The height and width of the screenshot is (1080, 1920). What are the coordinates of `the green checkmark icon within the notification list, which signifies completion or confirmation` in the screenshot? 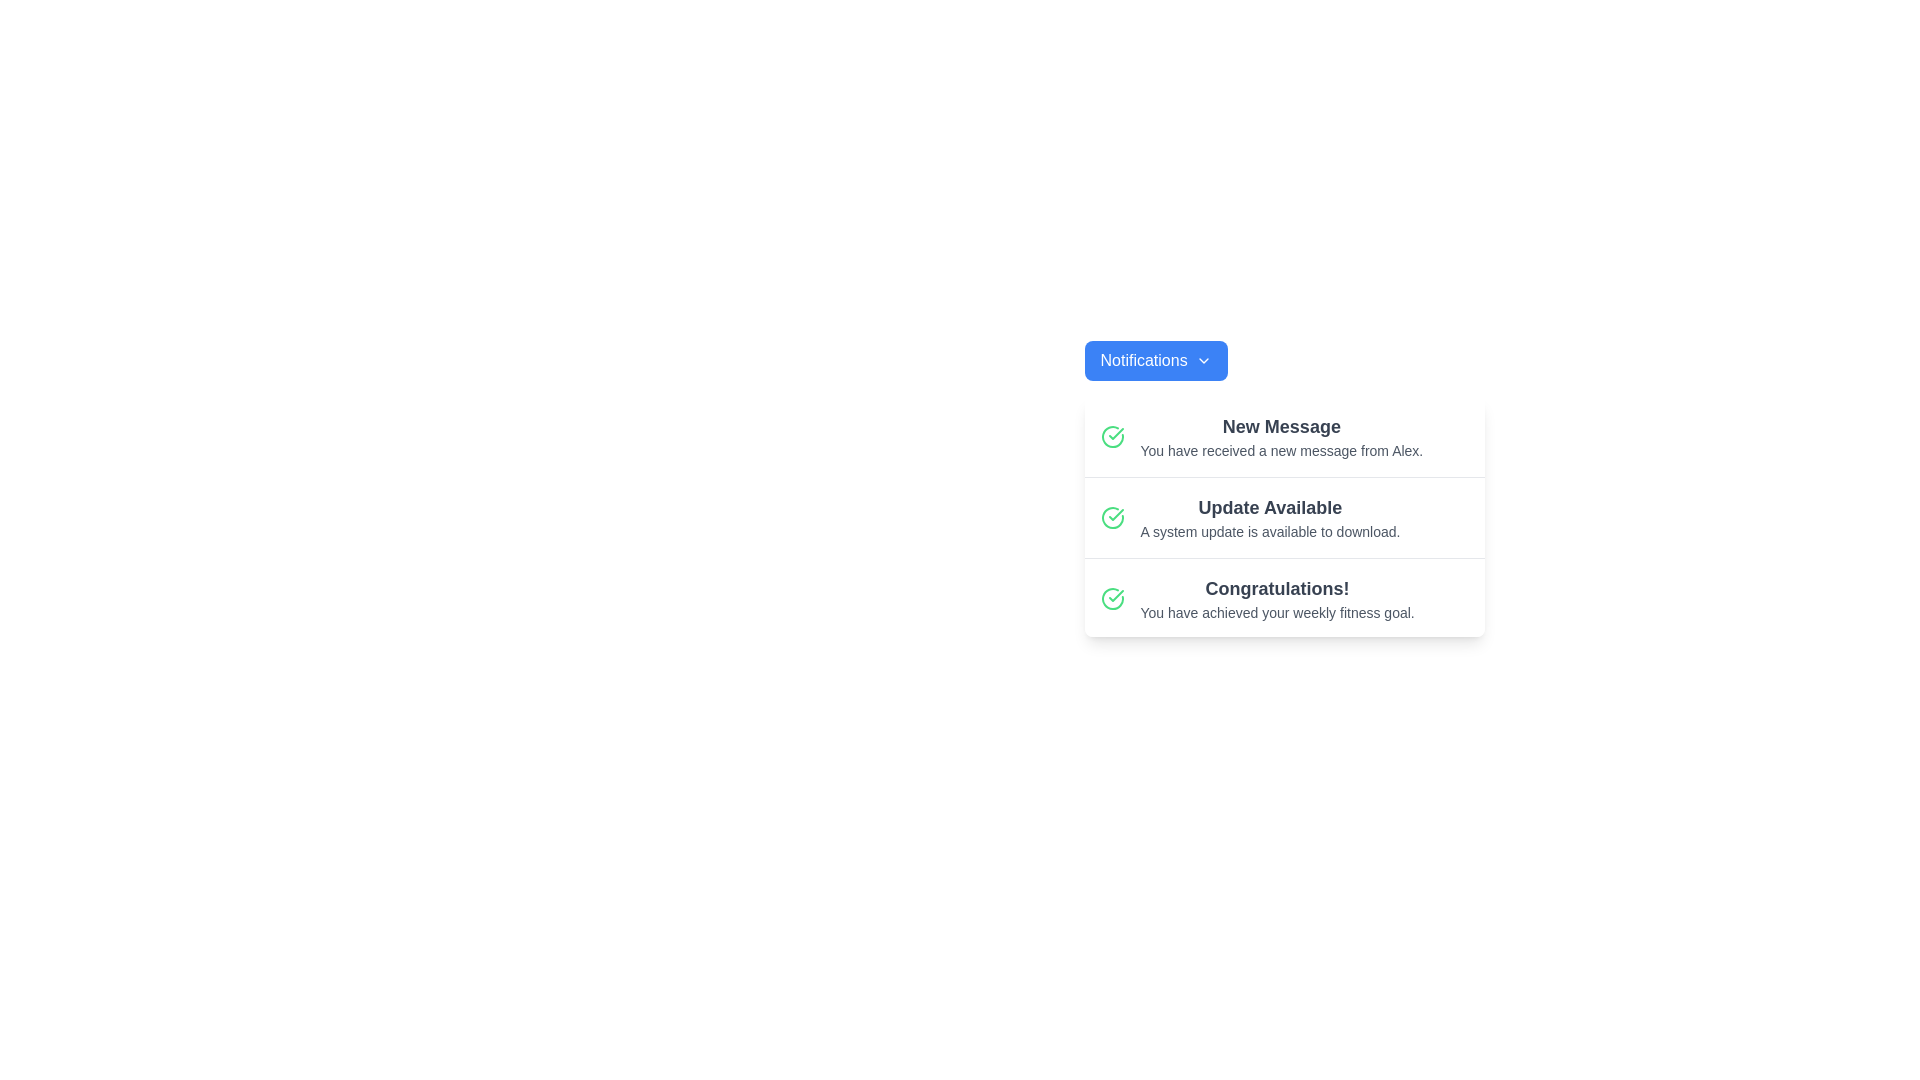 It's located at (1115, 514).